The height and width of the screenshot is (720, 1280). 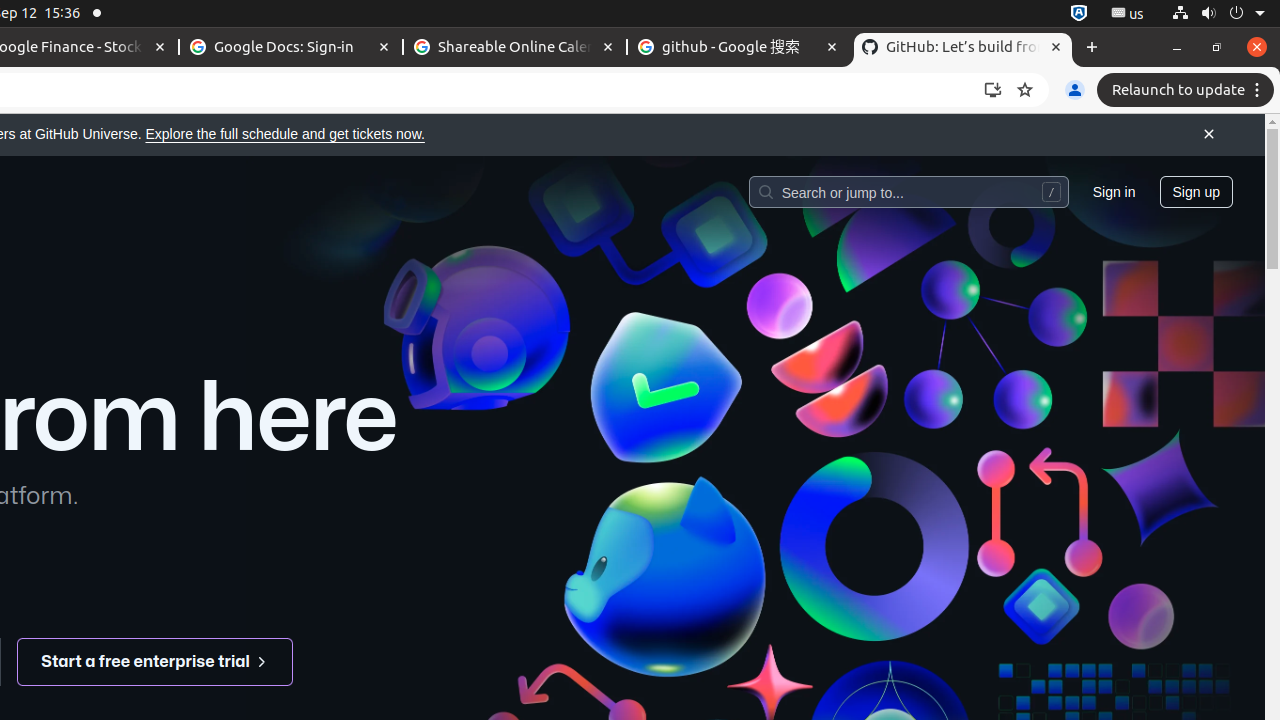 I want to click on 'Search or jump to…', so click(x=907, y=191).